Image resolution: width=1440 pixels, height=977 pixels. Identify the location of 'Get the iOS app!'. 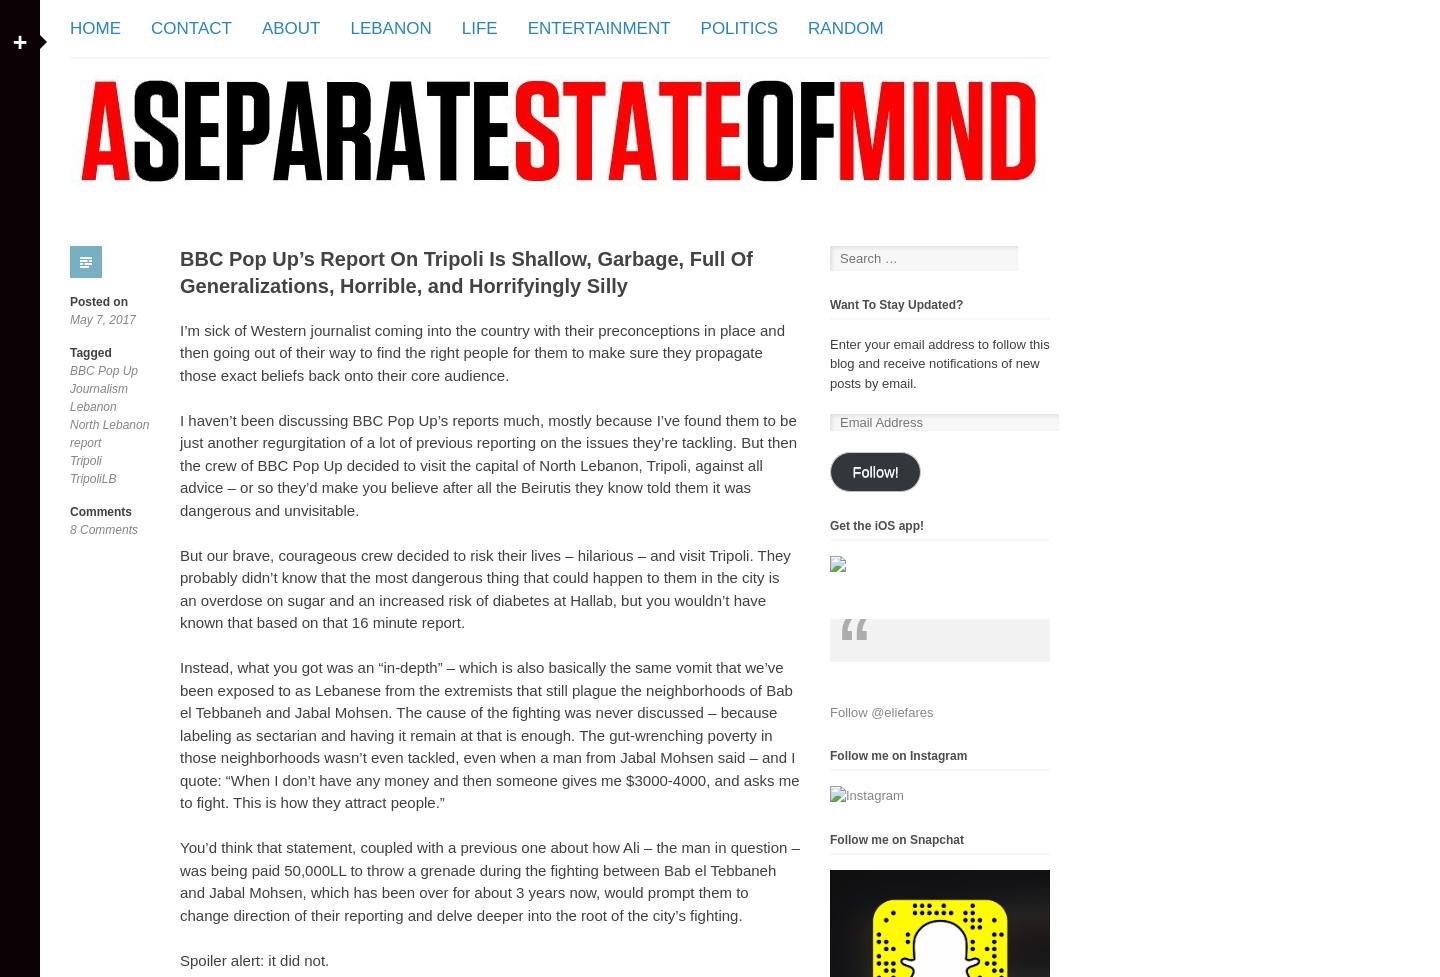
(875, 525).